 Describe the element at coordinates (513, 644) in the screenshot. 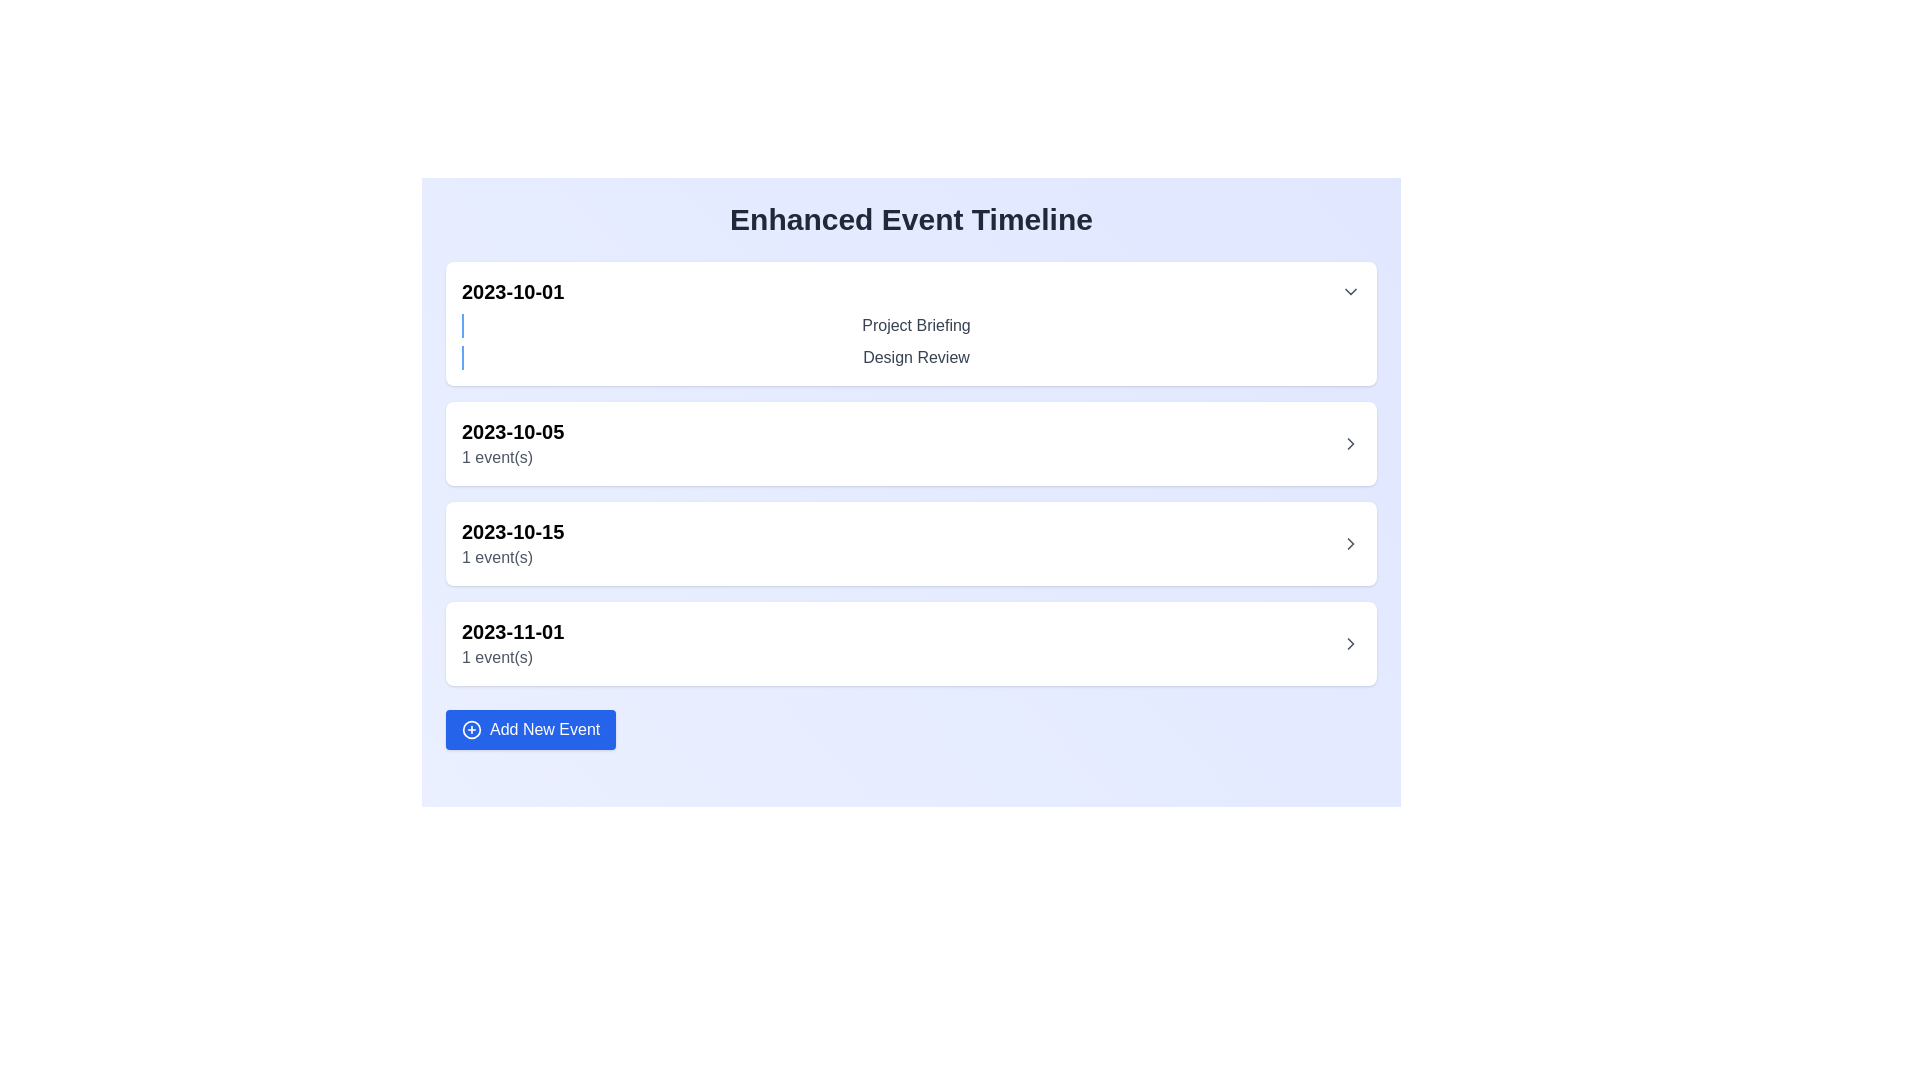

I see `the date and event count display element that shows the date '2023-11-01' and '1 event(s)', which is the fourth visible item in a vertically arranged list of similar elements` at that location.